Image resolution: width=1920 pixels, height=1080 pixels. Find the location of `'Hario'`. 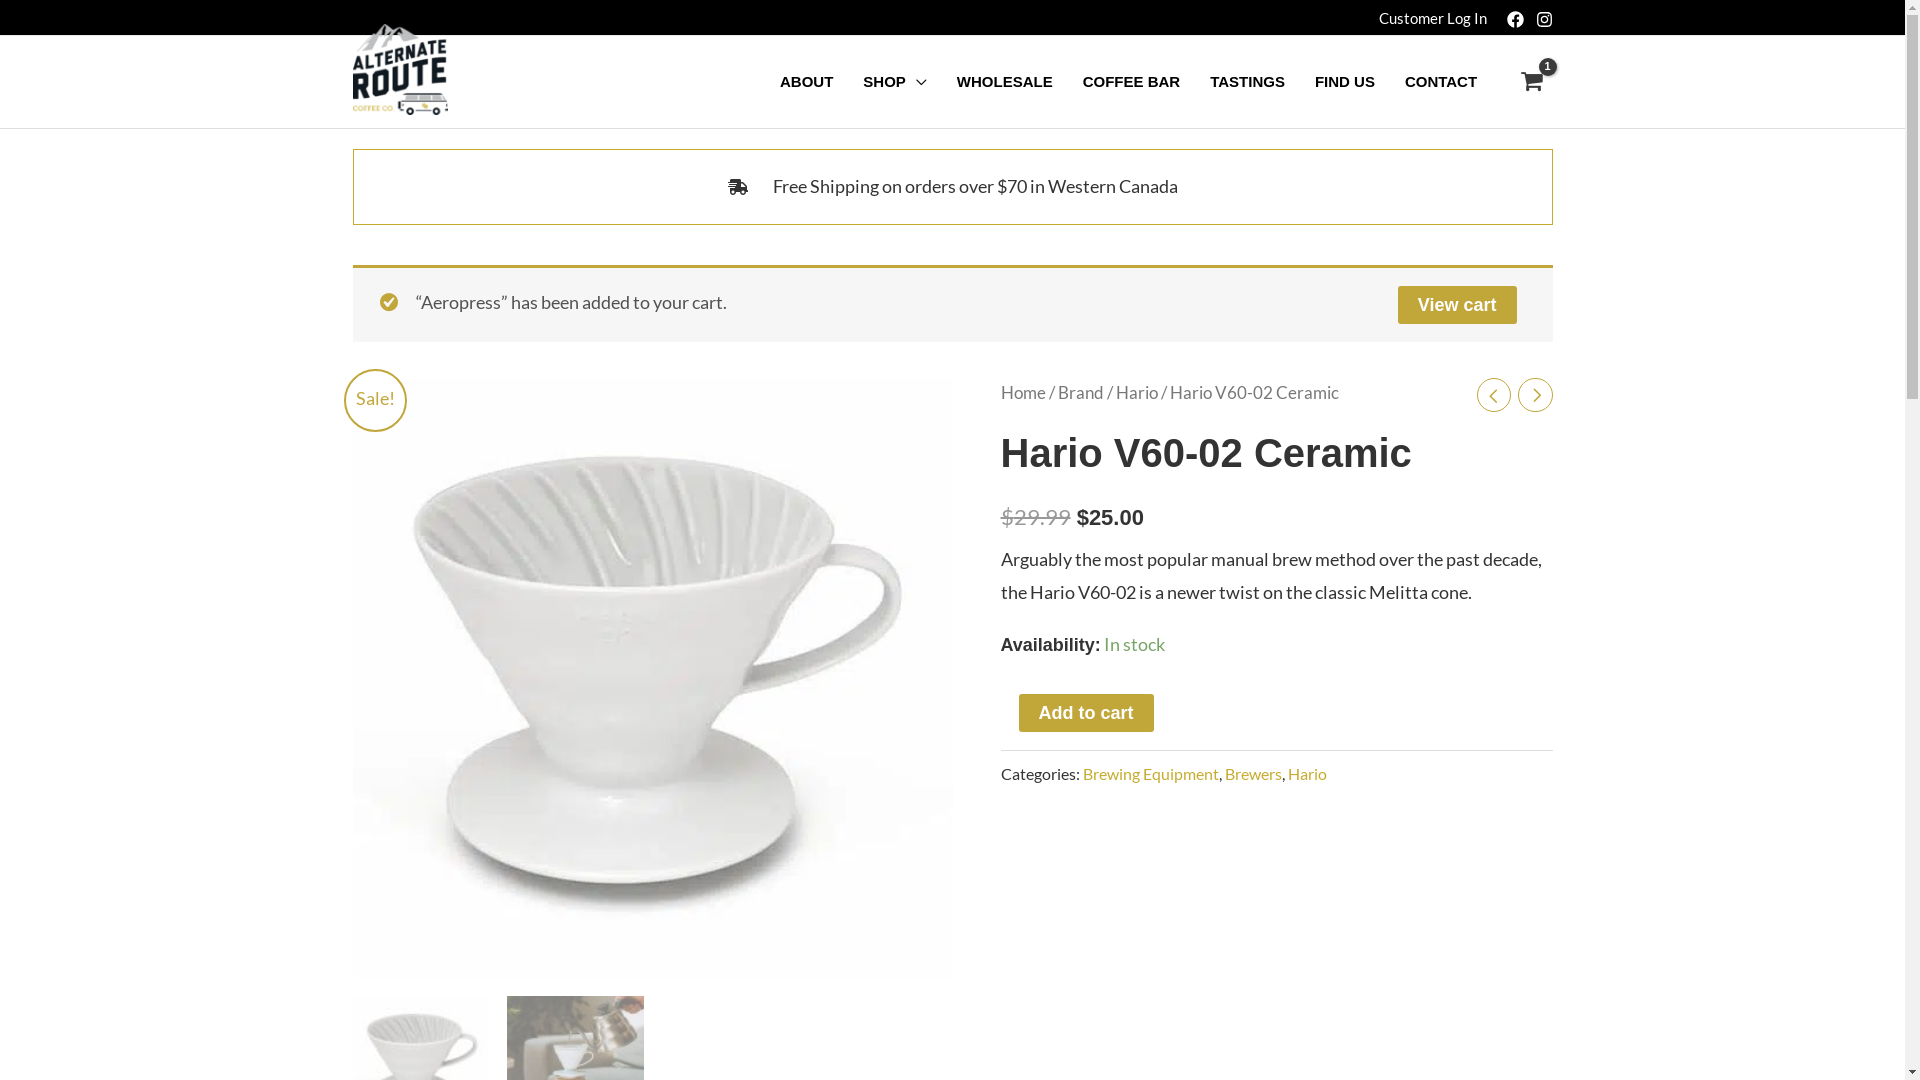

'Hario' is located at coordinates (1137, 393).